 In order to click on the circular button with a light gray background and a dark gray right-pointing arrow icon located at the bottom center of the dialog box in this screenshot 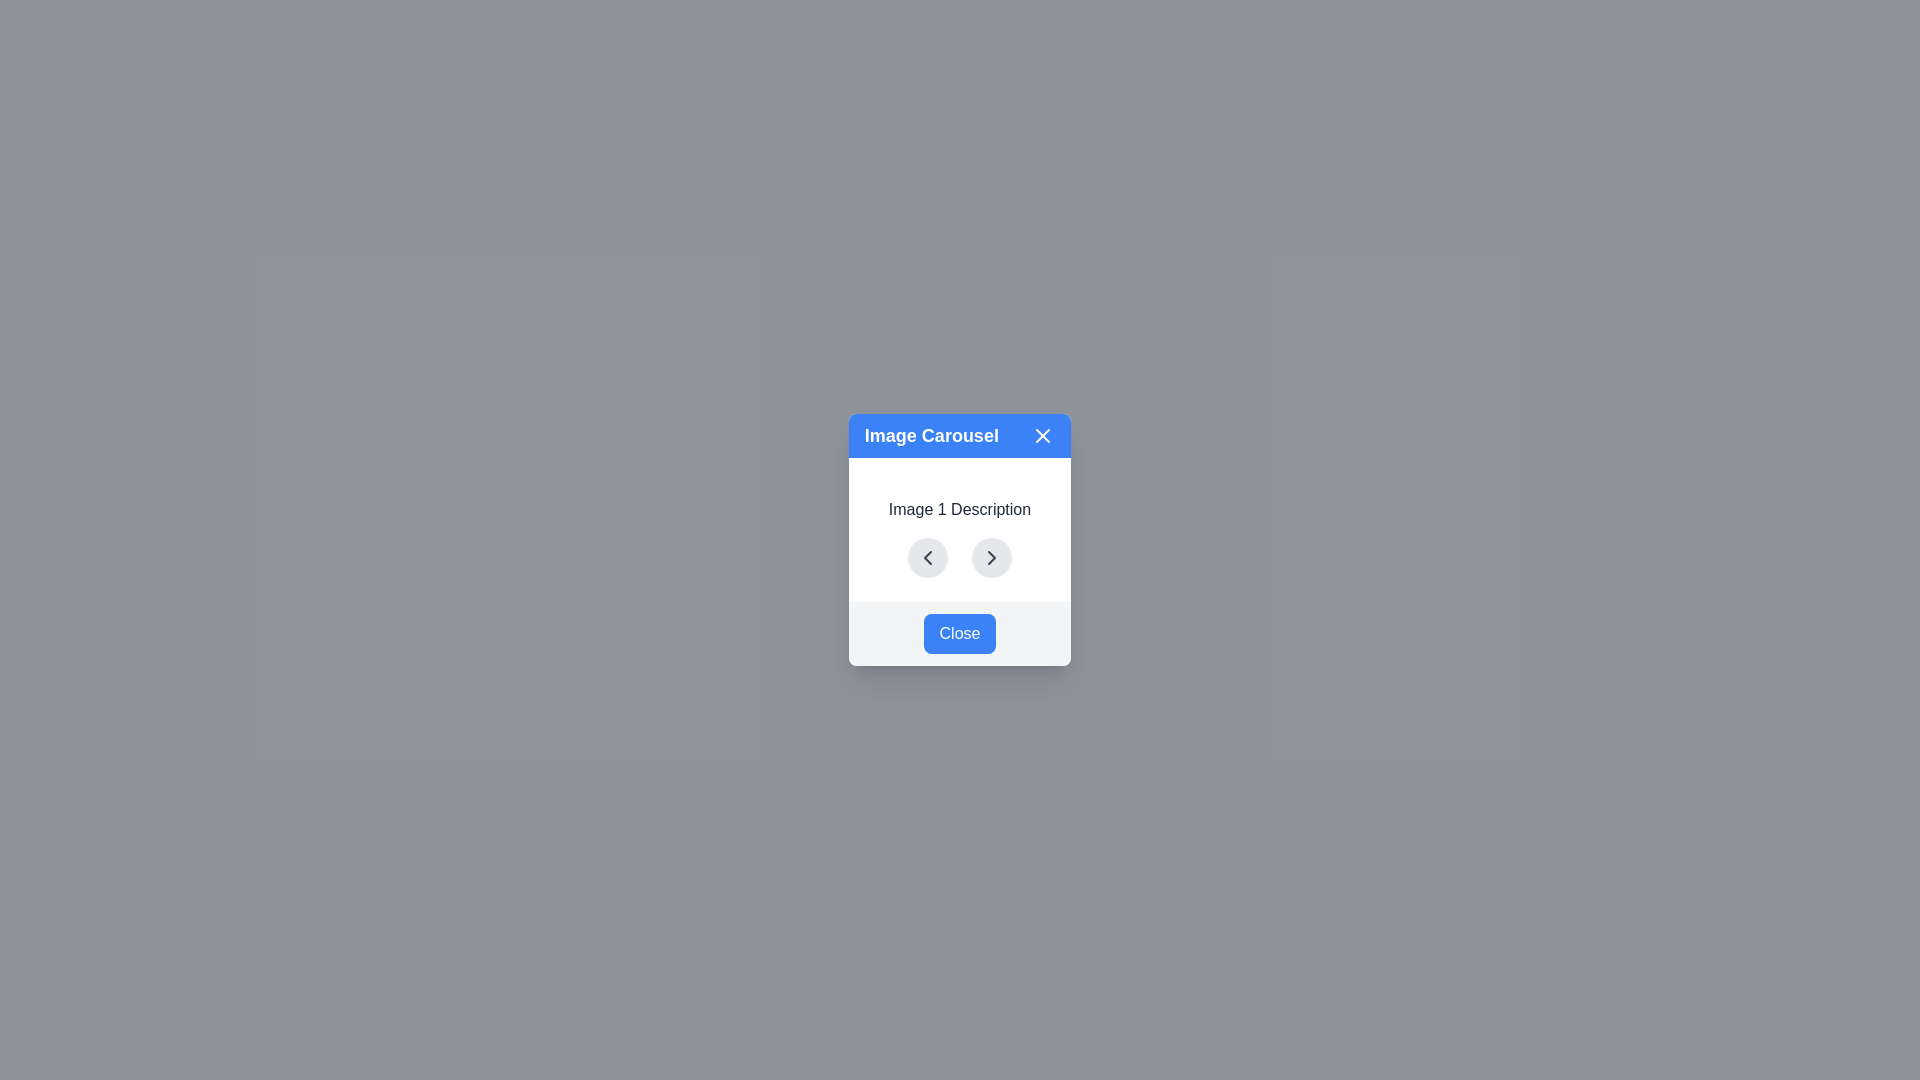, I will do `click(992, 558)`.